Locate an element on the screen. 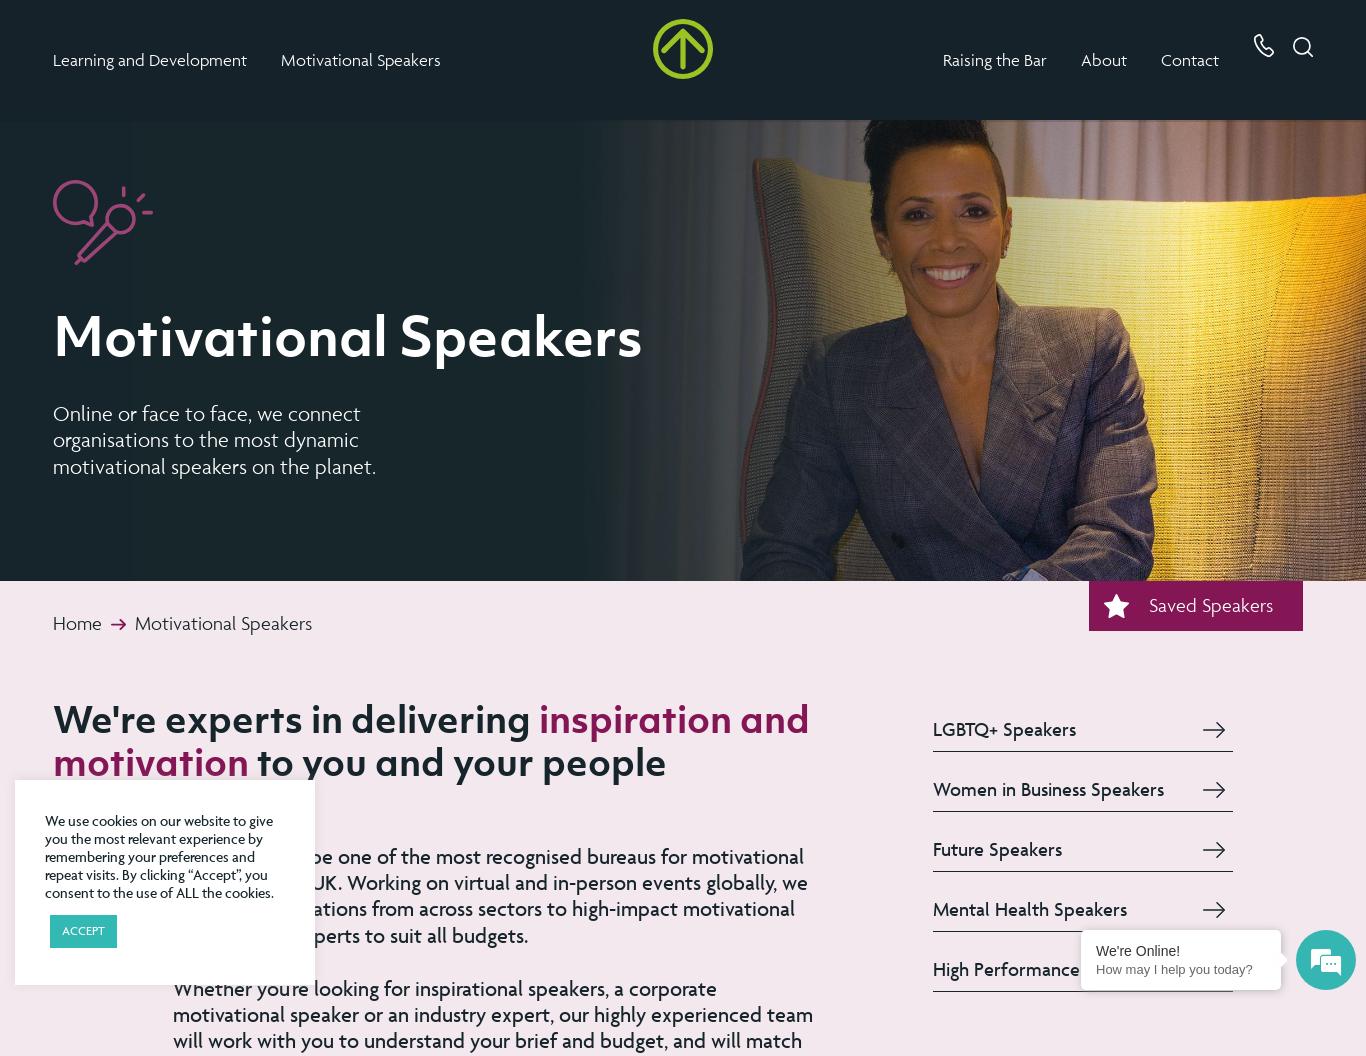 This screenshot has height=1056, width=1366. 'How may I help you today?' is located at coordinates (1173, 969).